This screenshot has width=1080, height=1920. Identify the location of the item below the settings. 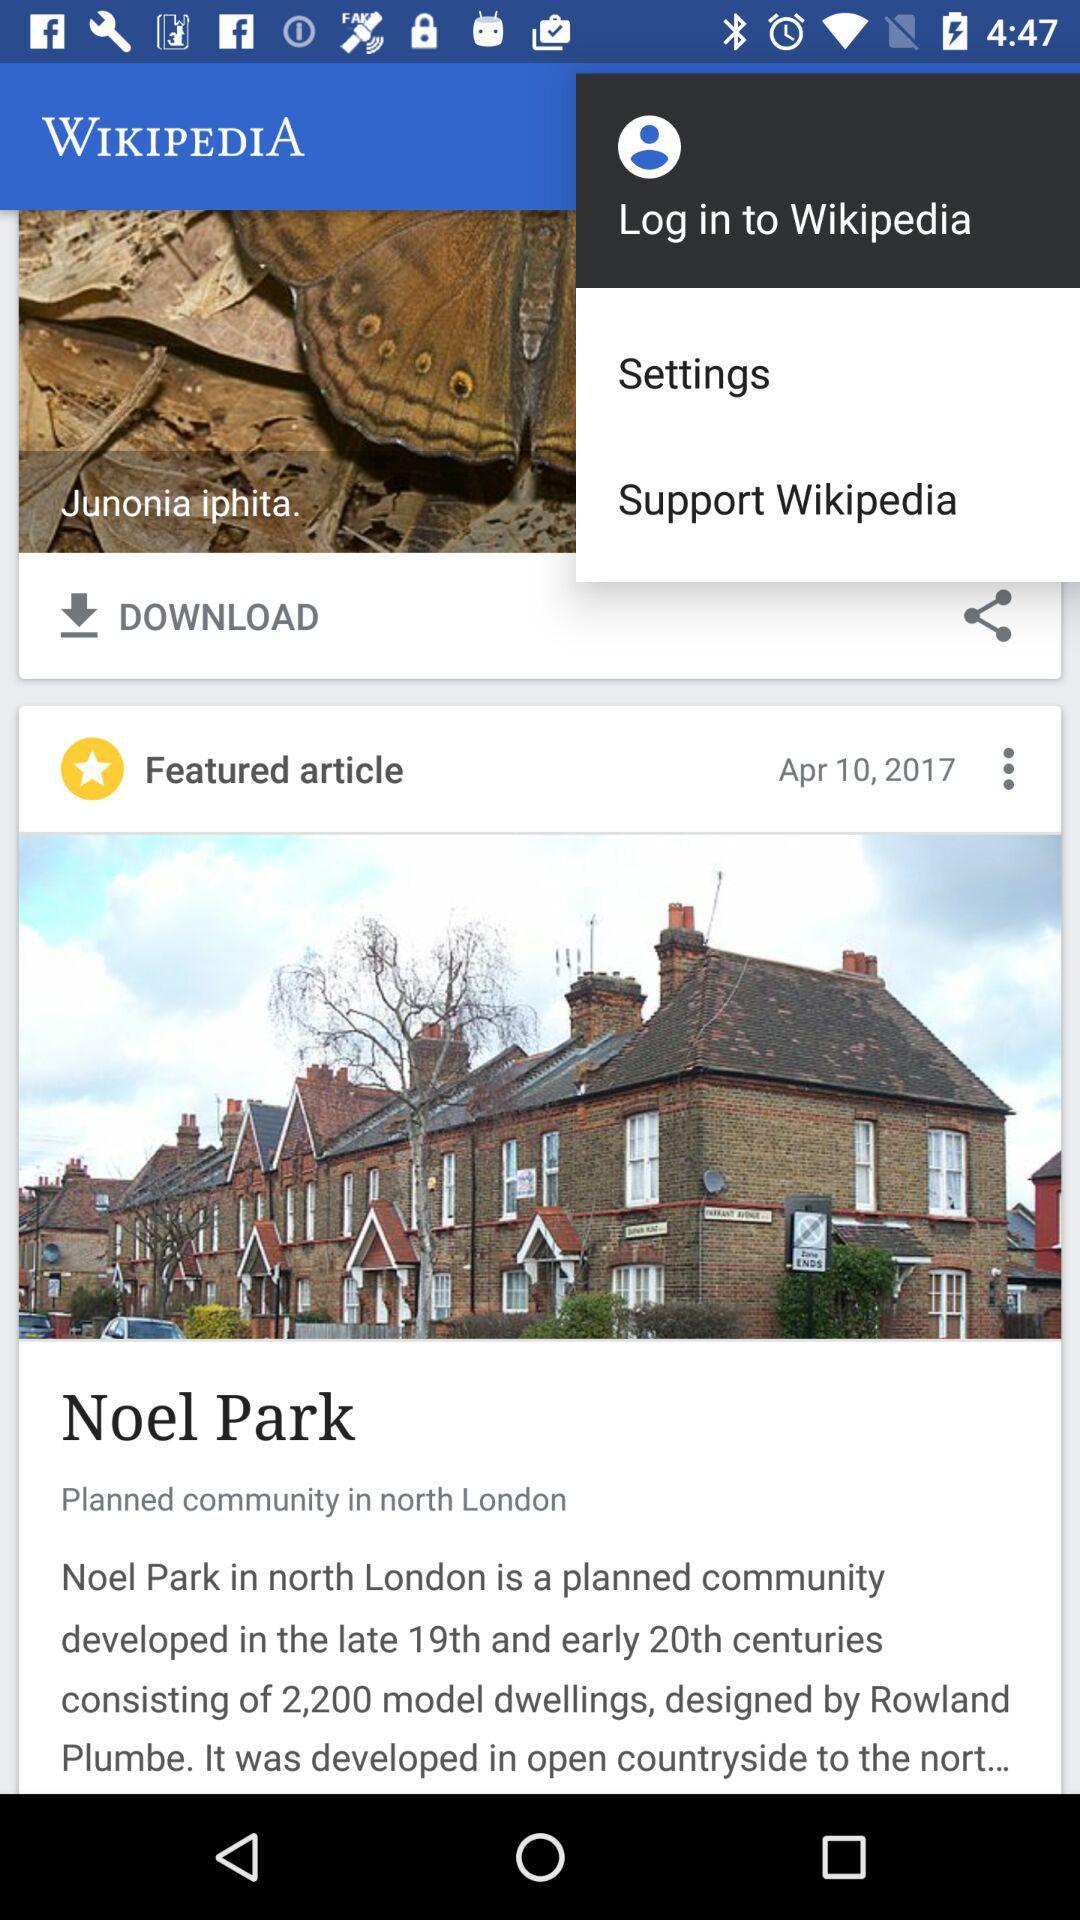
(828, 498).